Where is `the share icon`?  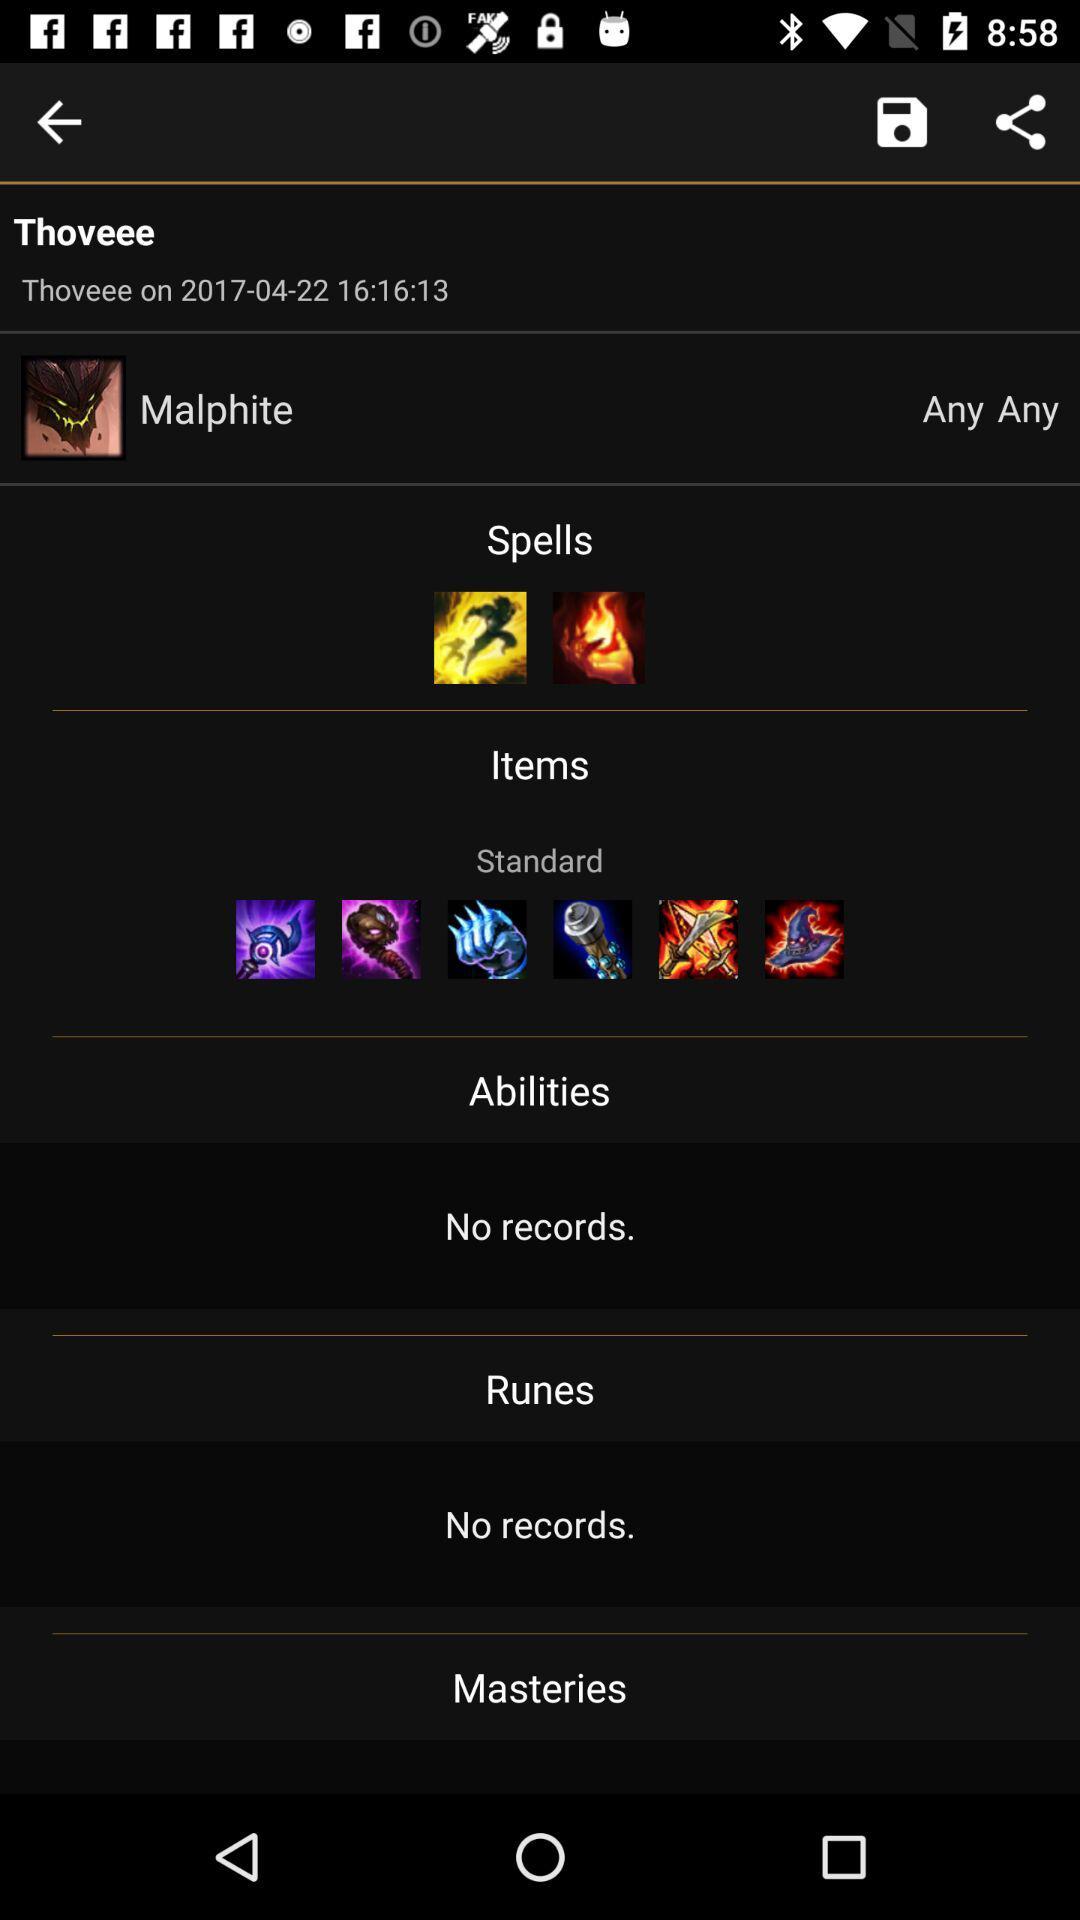
the share icon is located at coordinates (1020, 121).